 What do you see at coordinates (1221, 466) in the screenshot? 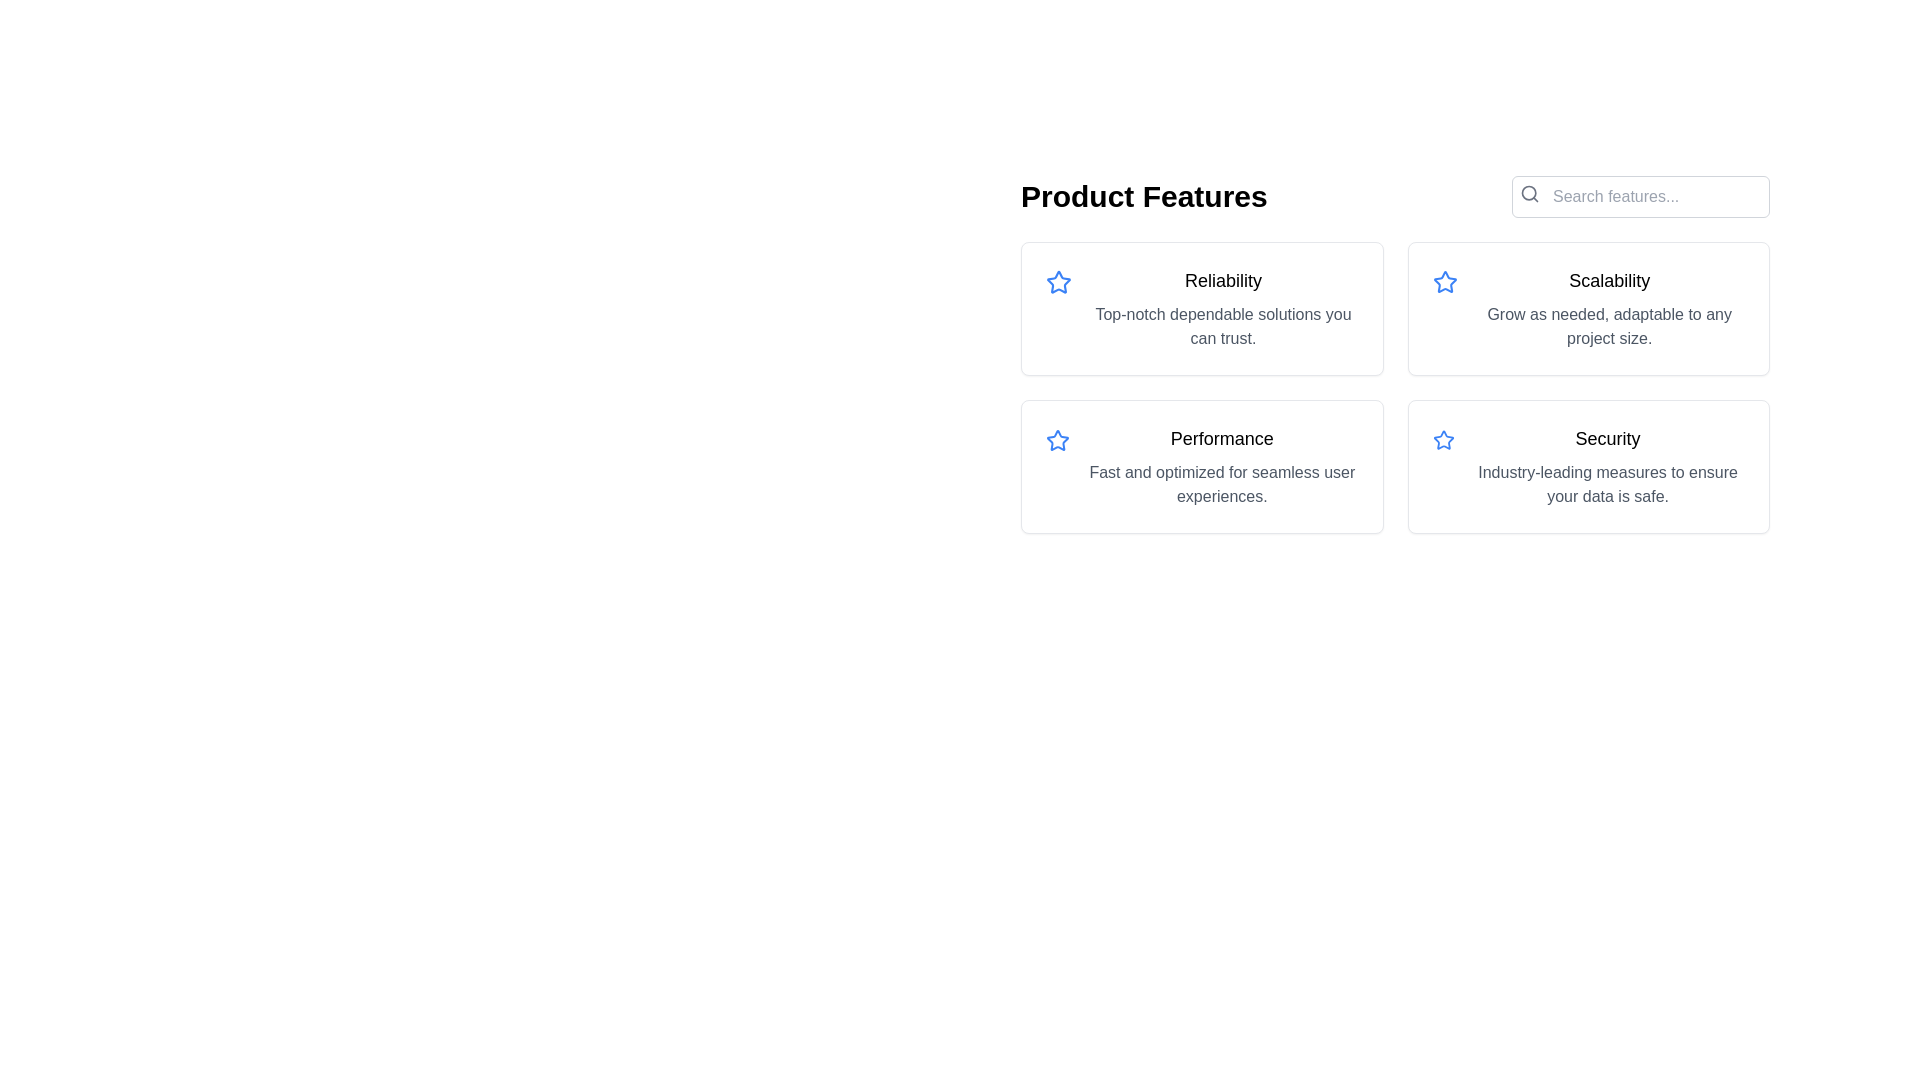
I see `the Informational Text Block in the second column of the top row under the 'Product Features' section` at bounding box center [1221, 466].